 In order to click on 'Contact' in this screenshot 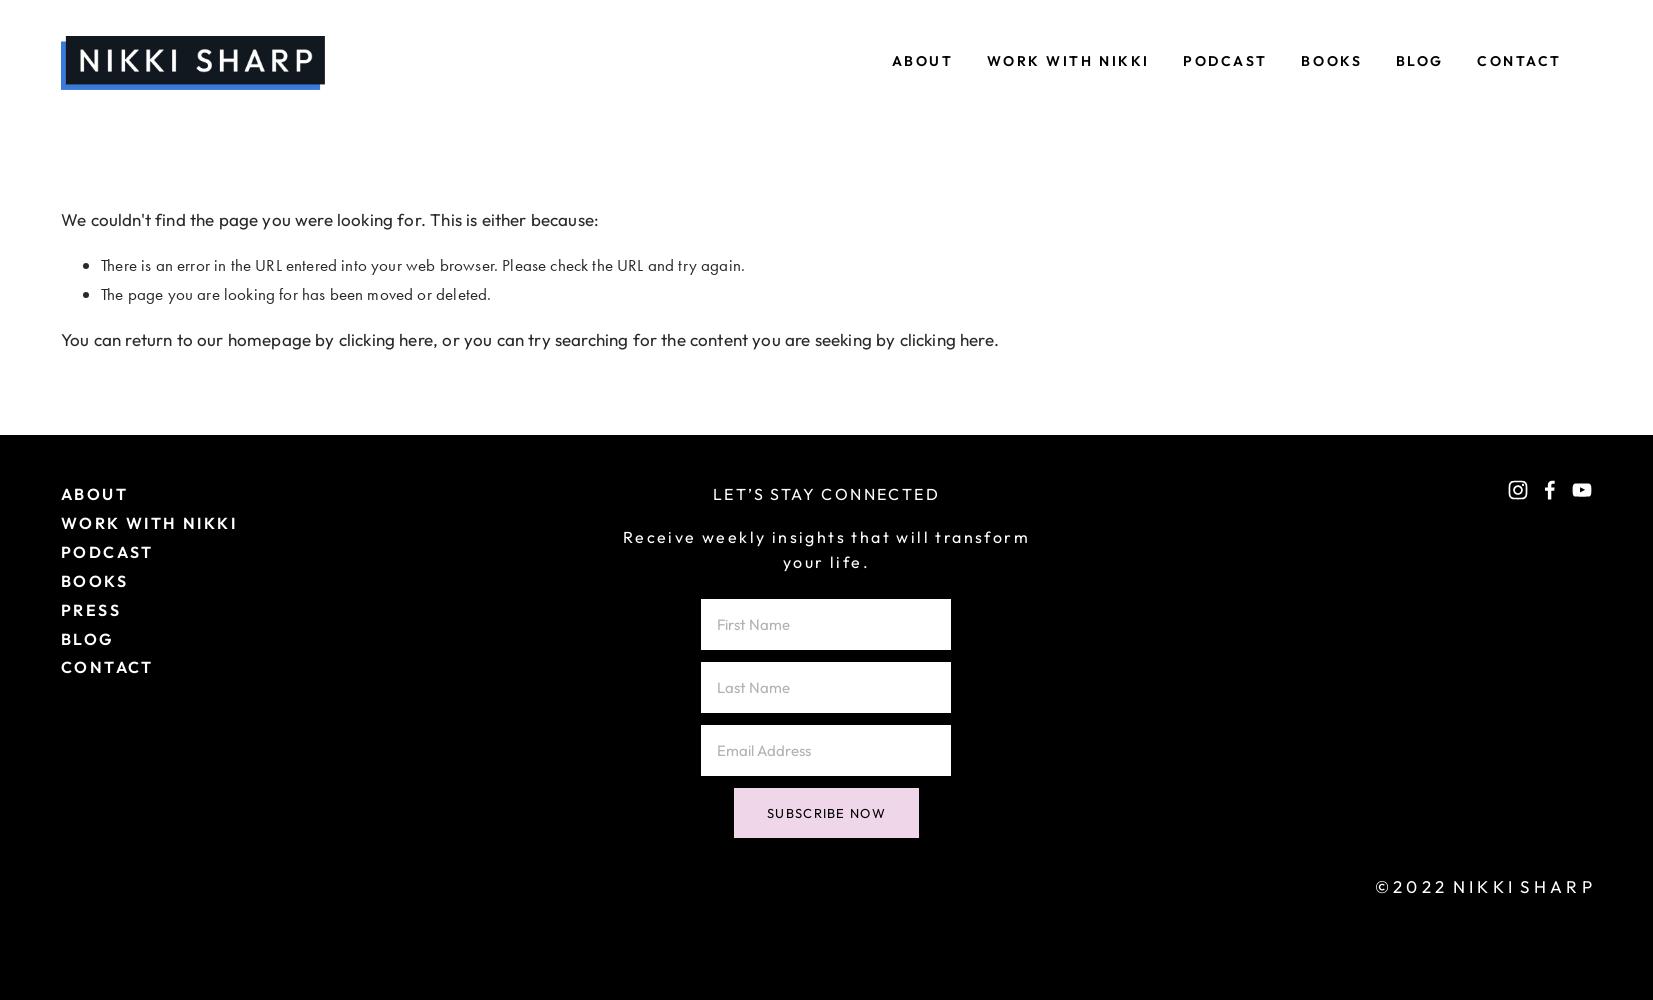, I will do `click(1519, 60)`.